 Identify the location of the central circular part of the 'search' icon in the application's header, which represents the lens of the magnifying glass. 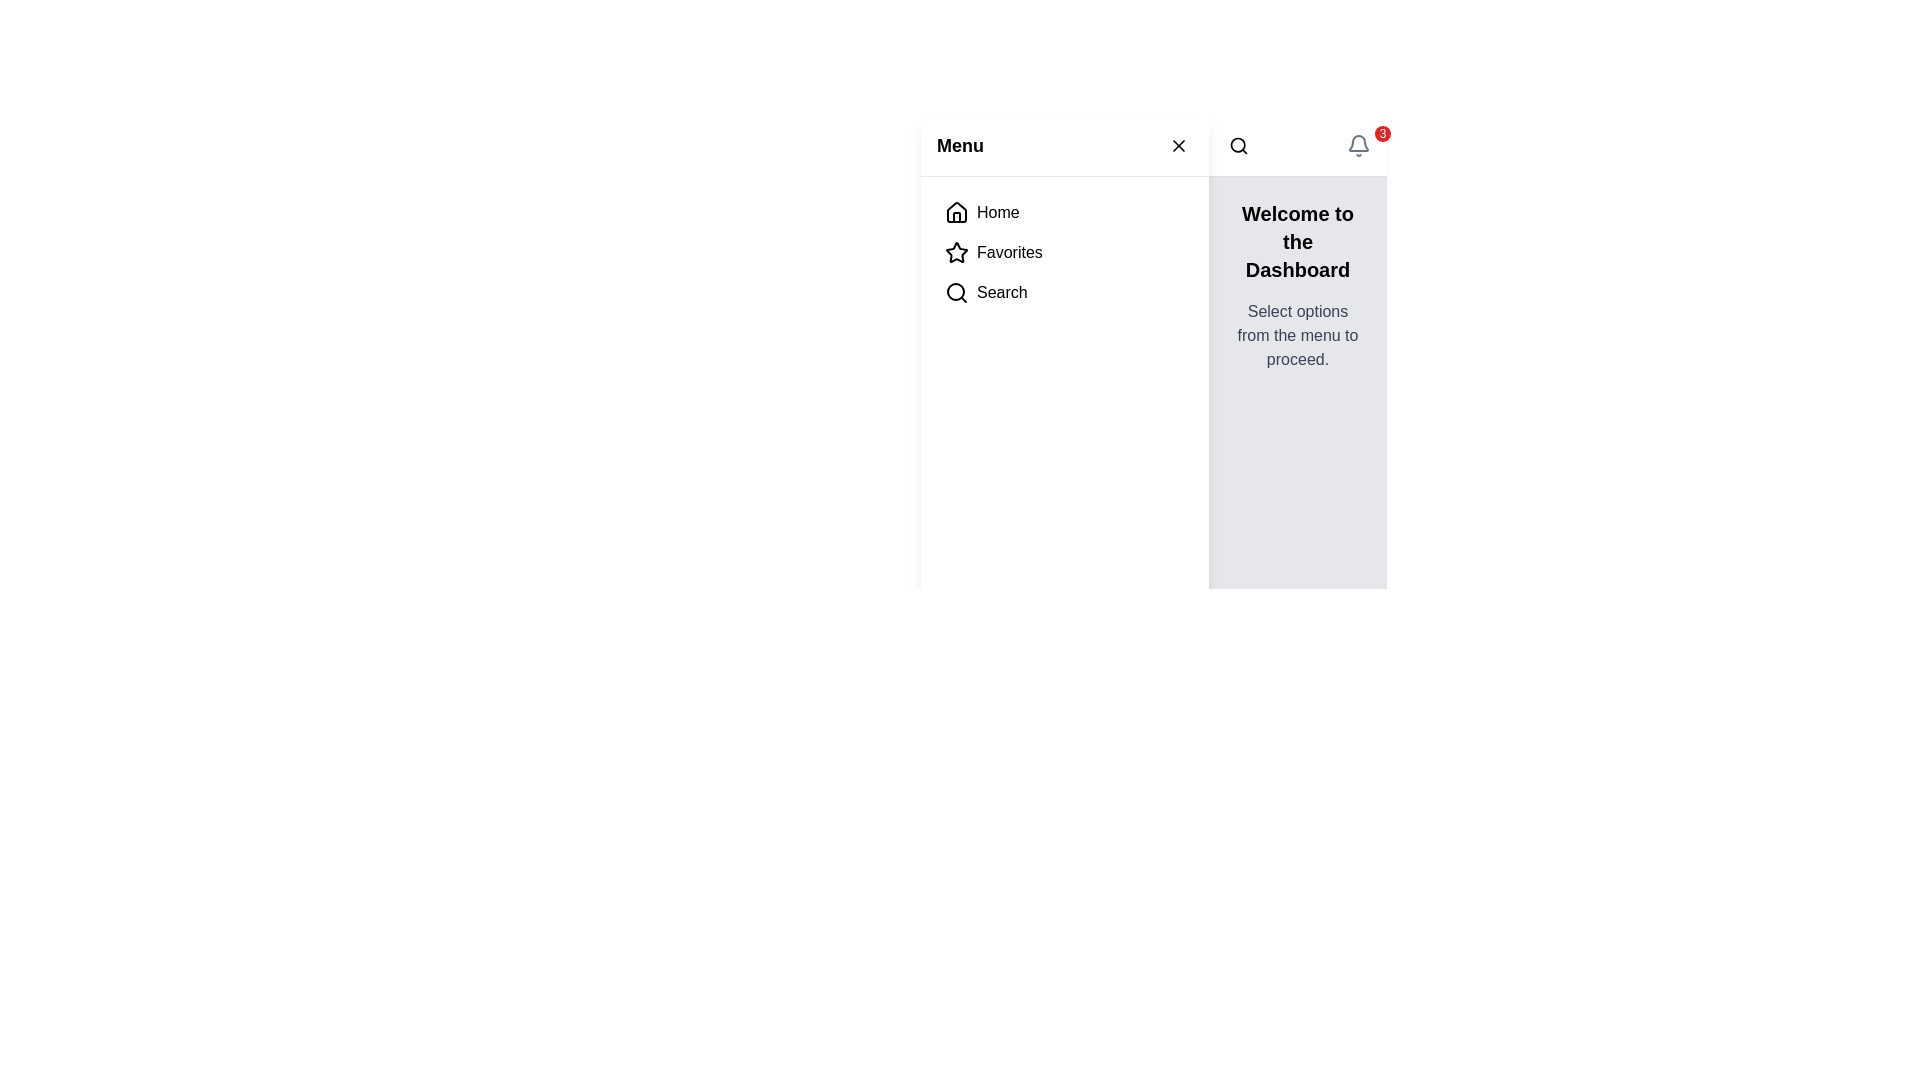
(954, 292).